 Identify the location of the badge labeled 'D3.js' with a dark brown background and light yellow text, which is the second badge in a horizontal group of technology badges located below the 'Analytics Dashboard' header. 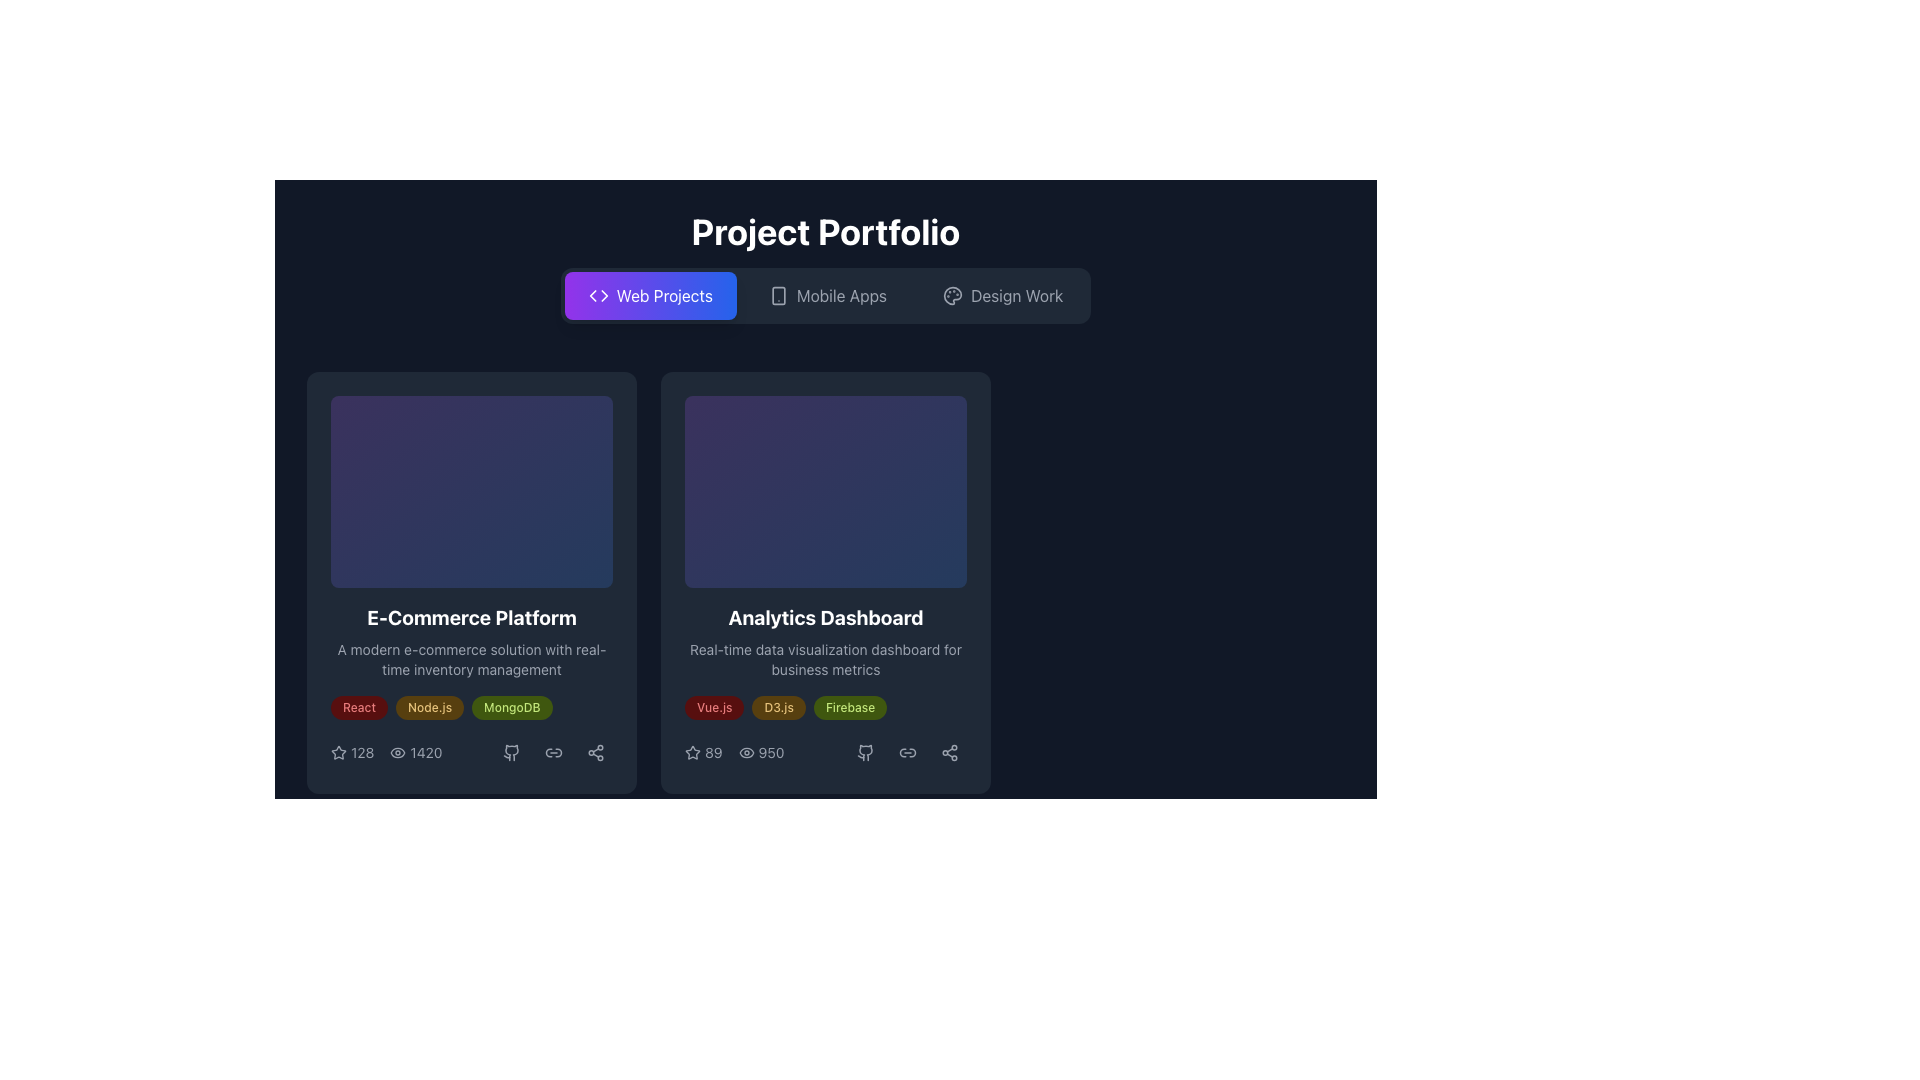
(778, 707).